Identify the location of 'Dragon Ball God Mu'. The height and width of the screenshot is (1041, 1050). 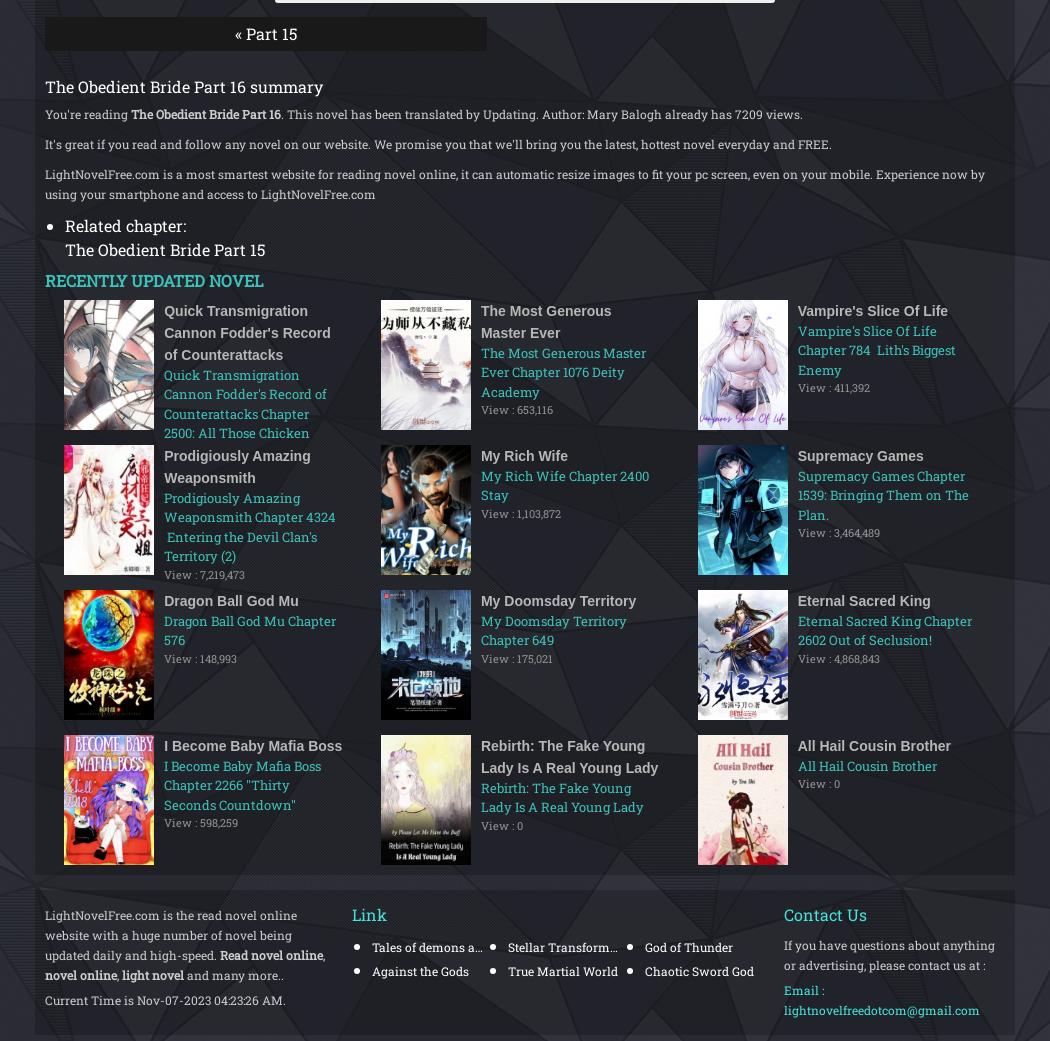
(231, 600).